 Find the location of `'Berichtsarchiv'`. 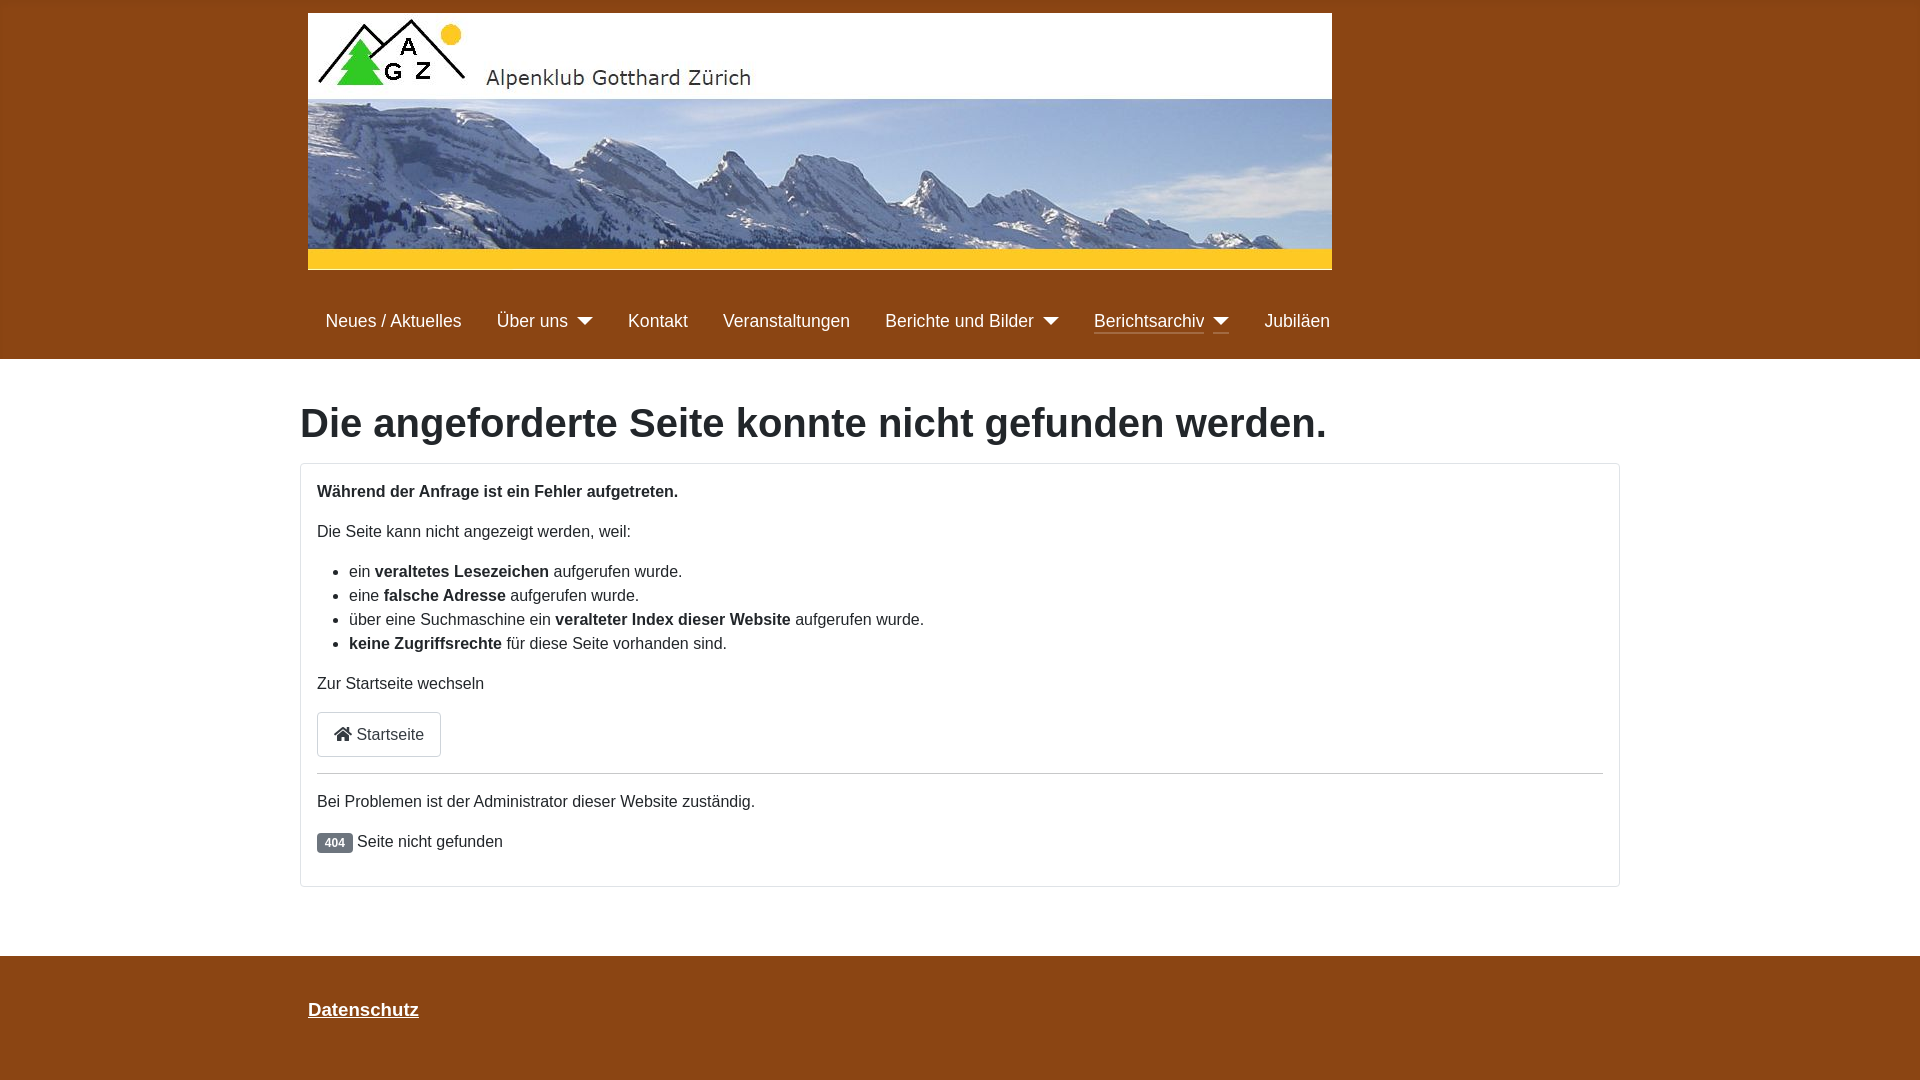

'Berichtsarchiv' is located at coordinates (1149, 319).